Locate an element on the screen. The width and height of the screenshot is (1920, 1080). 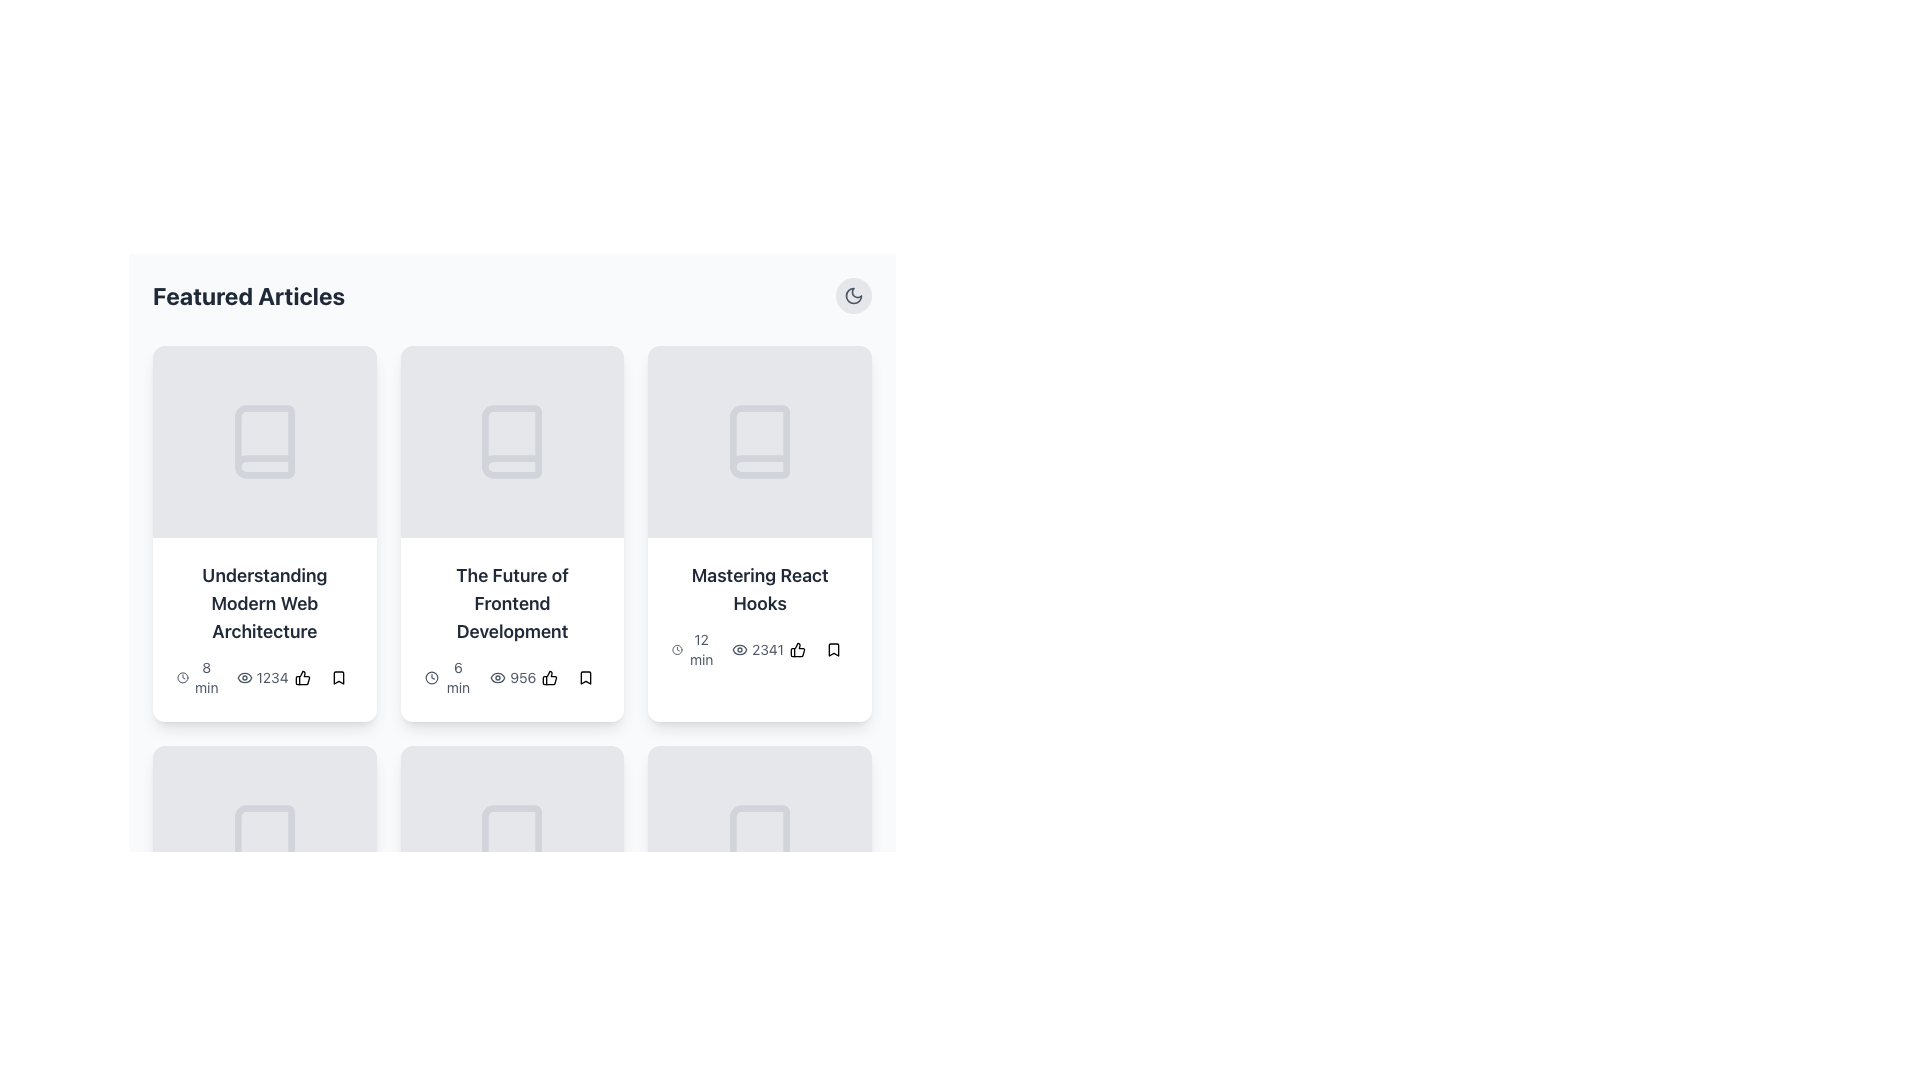
the title text label of the first article in the top row of the grid, which informs users about the article content is located at coordinates (263, 603).